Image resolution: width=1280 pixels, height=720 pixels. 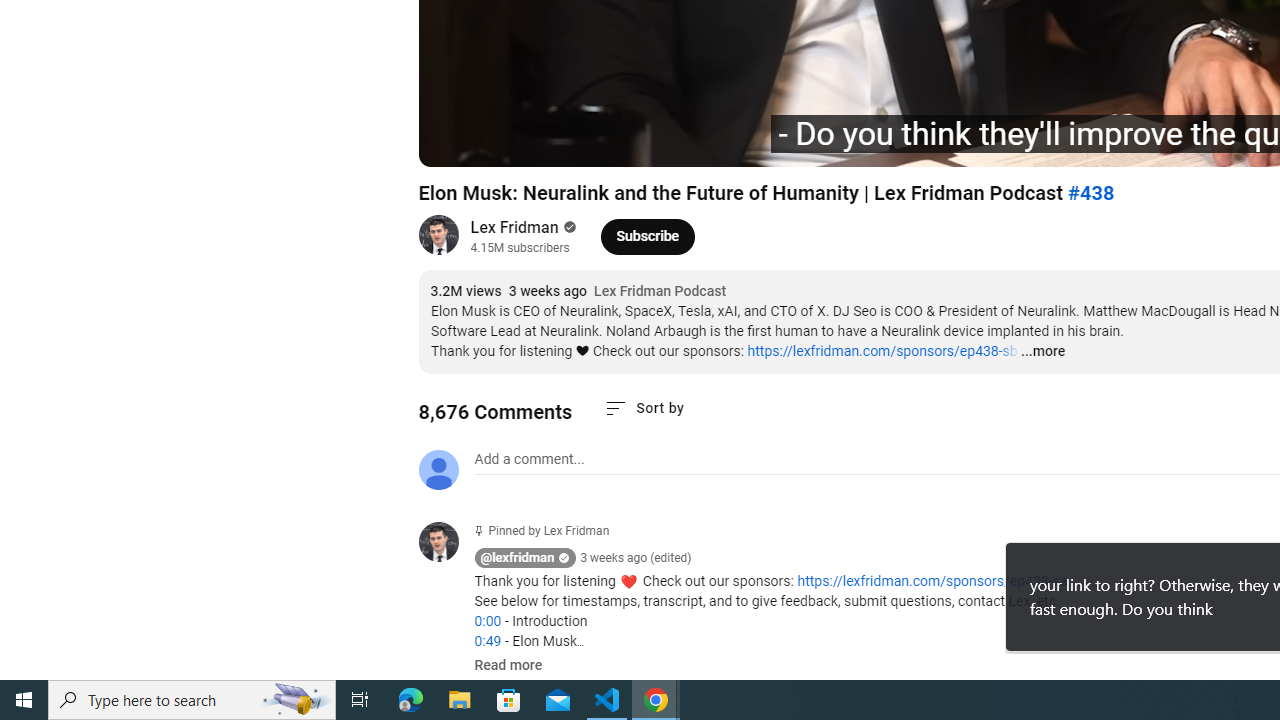 What do you see at coordinates (644, 407) in the screenshot?
I see `'Sort comments'` at bounding box center [644, 407].